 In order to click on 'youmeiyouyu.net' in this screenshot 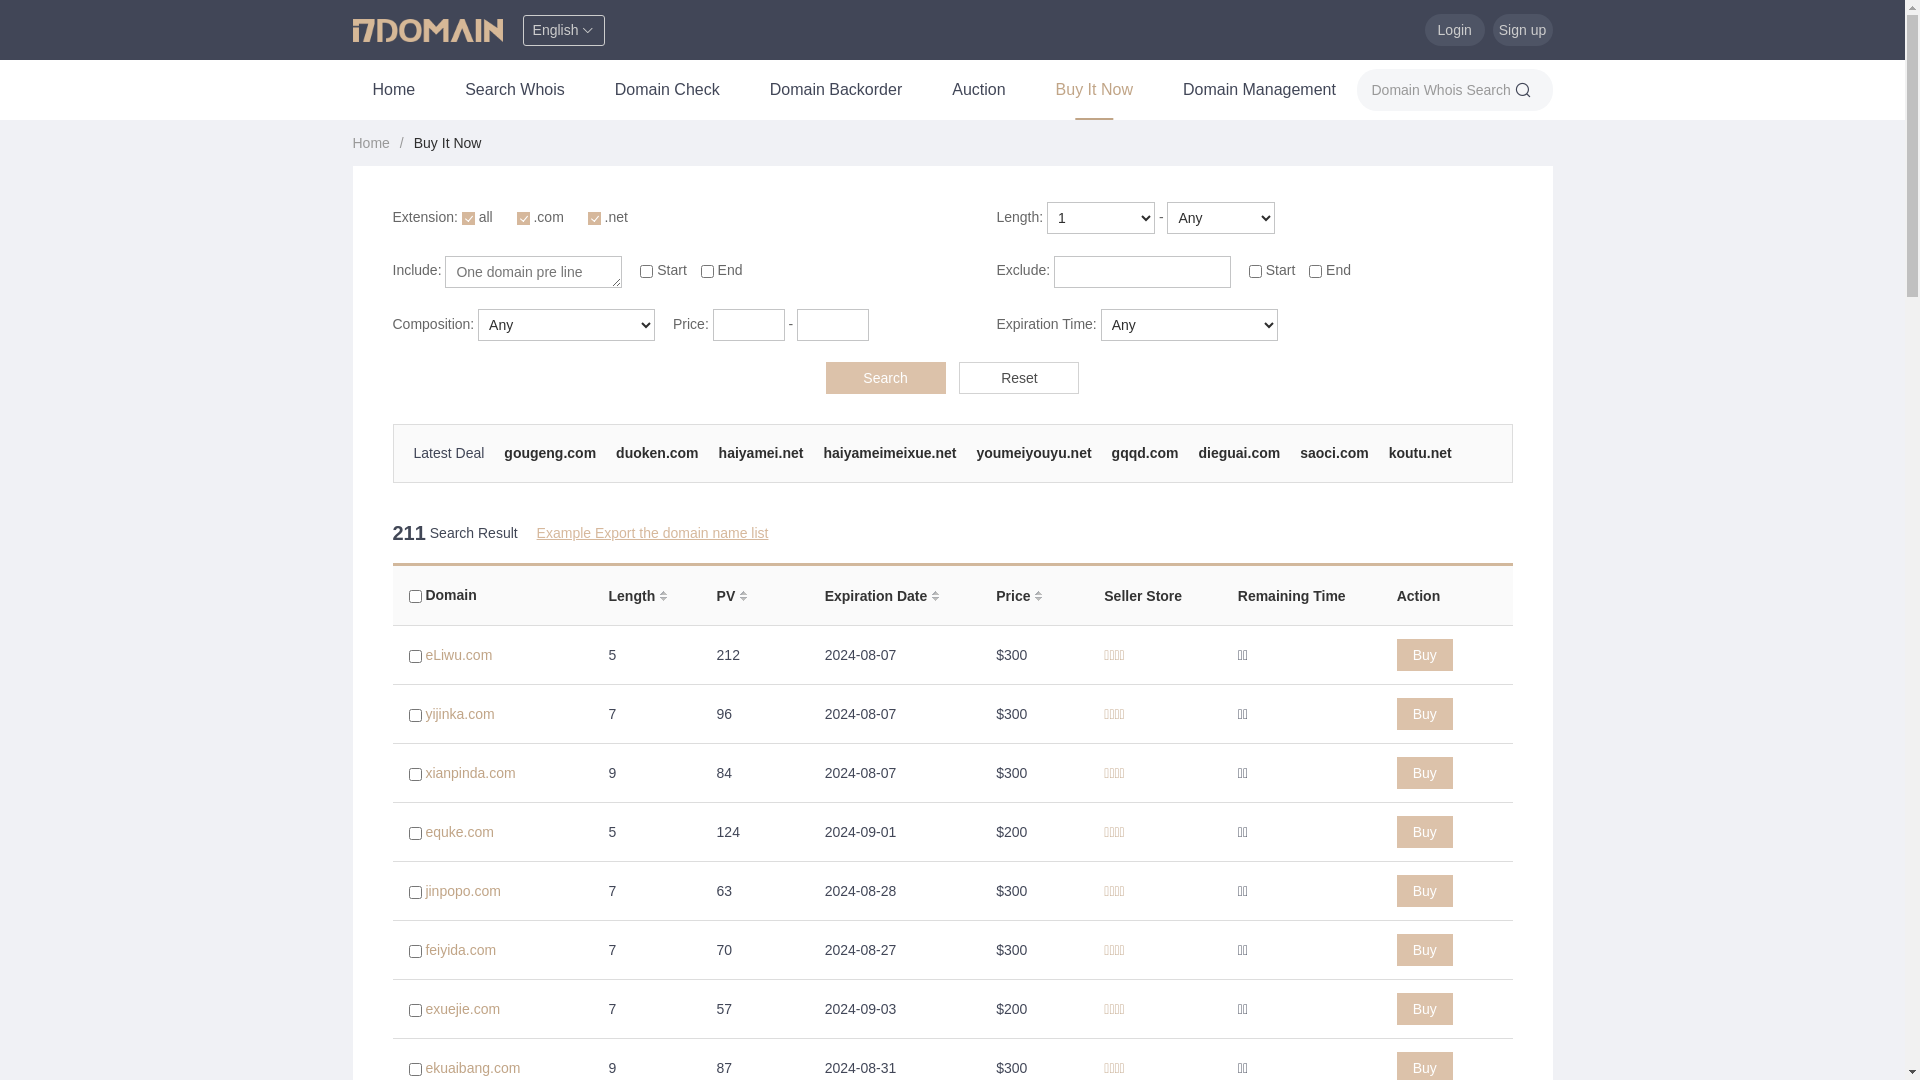, I will do `click(1033, 452)`.